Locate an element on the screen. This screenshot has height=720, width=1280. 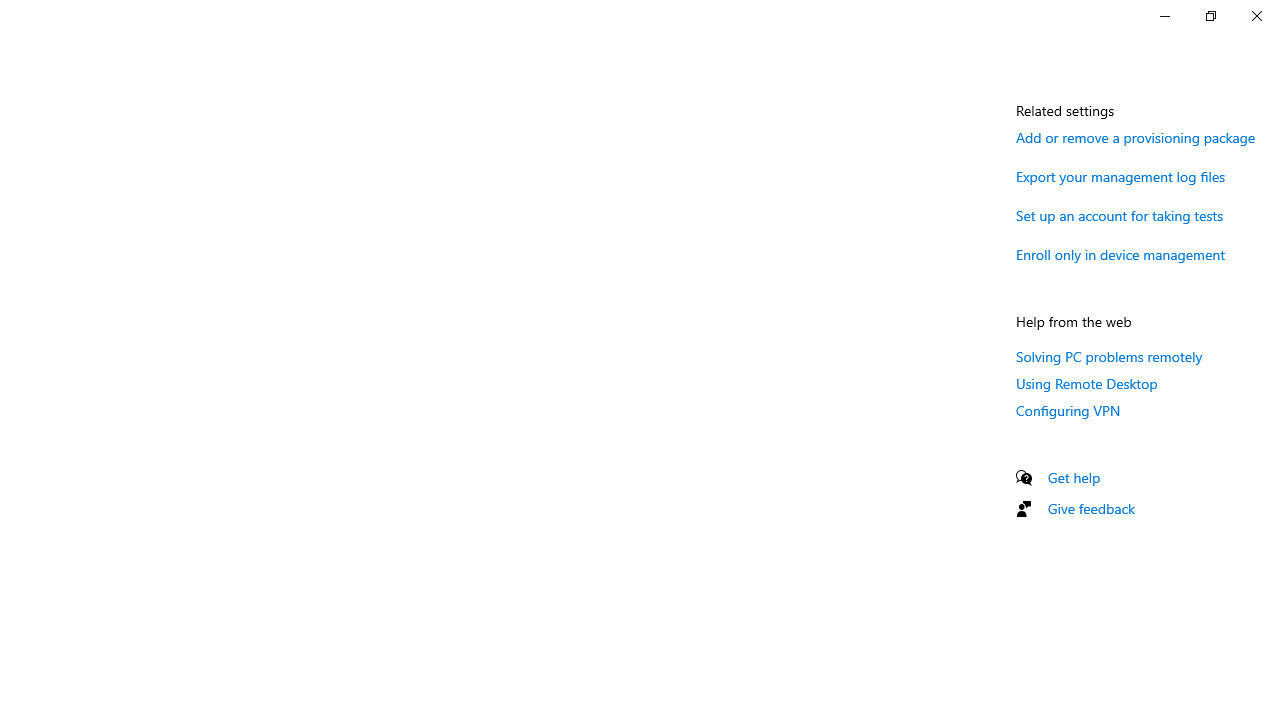
'Export your management log files' is located at coordinates (1121, 175).